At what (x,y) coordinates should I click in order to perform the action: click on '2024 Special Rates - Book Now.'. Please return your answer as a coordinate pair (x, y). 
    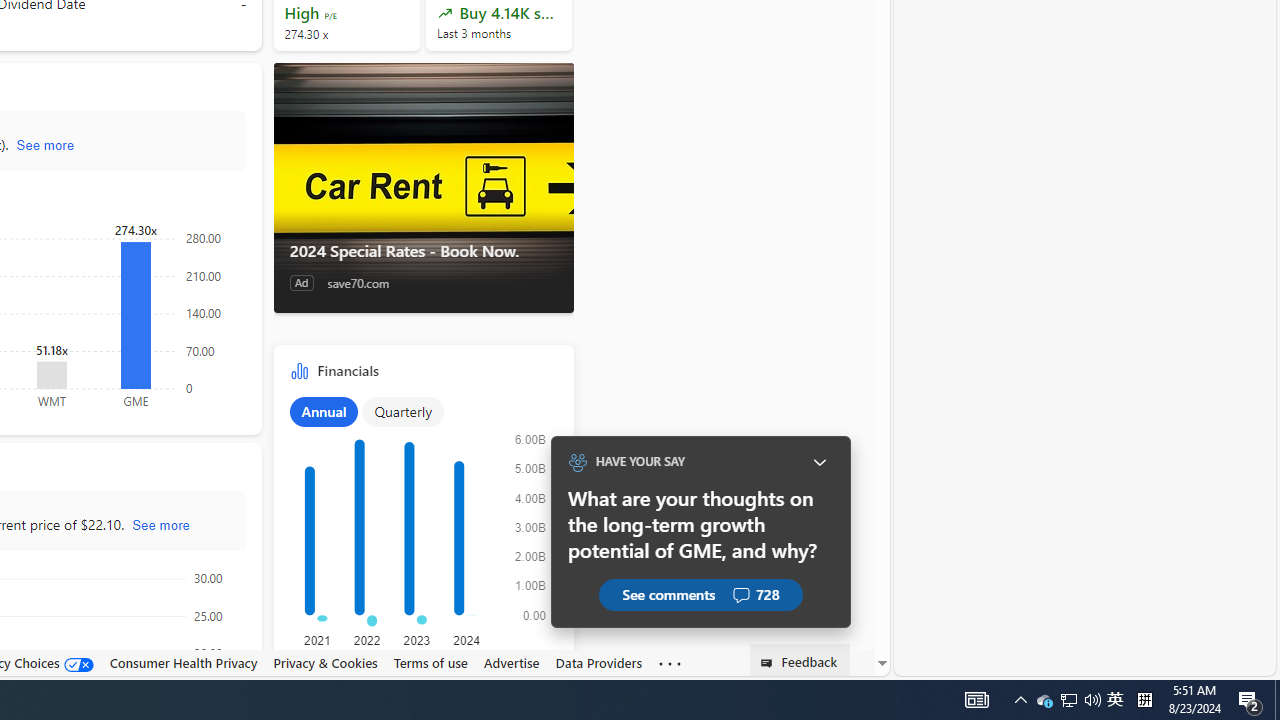
    Looking at the image, I should click on (422, 188).